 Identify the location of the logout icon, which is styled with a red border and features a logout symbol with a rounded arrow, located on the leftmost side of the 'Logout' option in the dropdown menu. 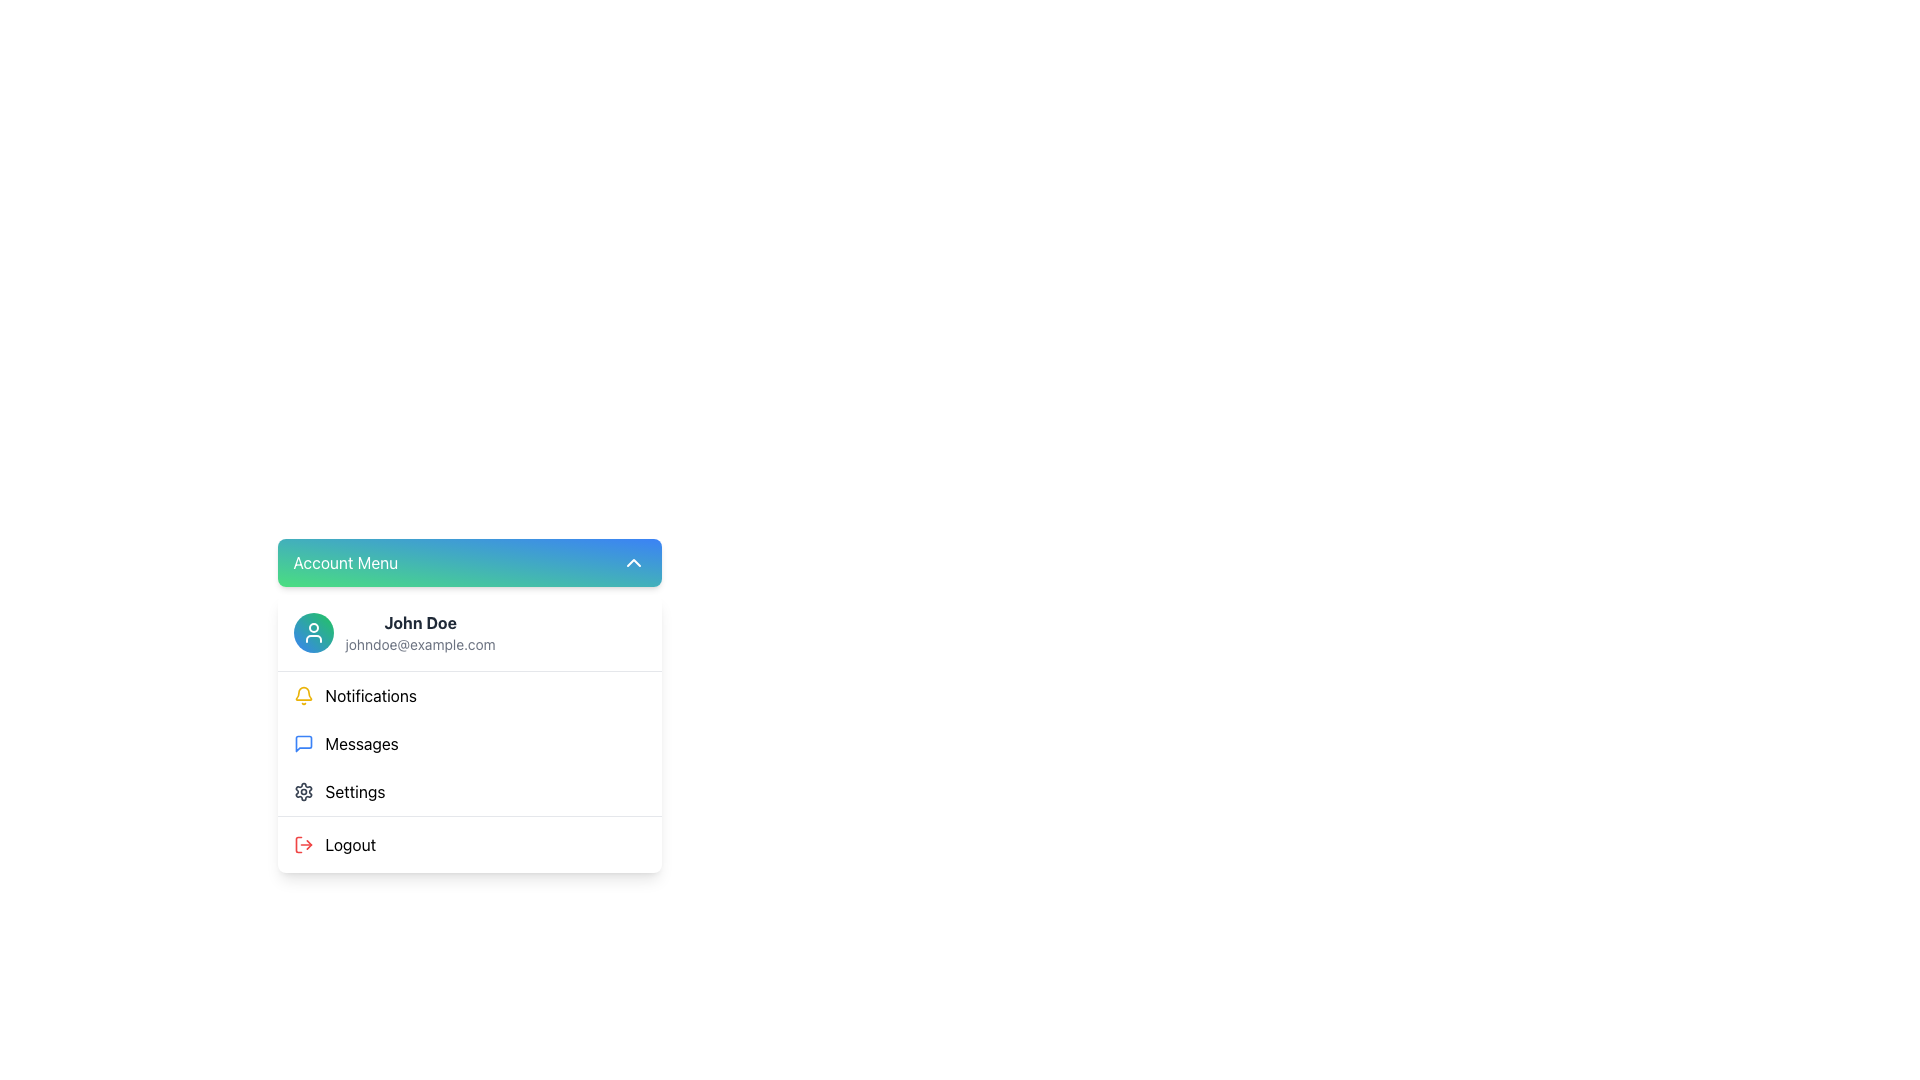
(302, 844).